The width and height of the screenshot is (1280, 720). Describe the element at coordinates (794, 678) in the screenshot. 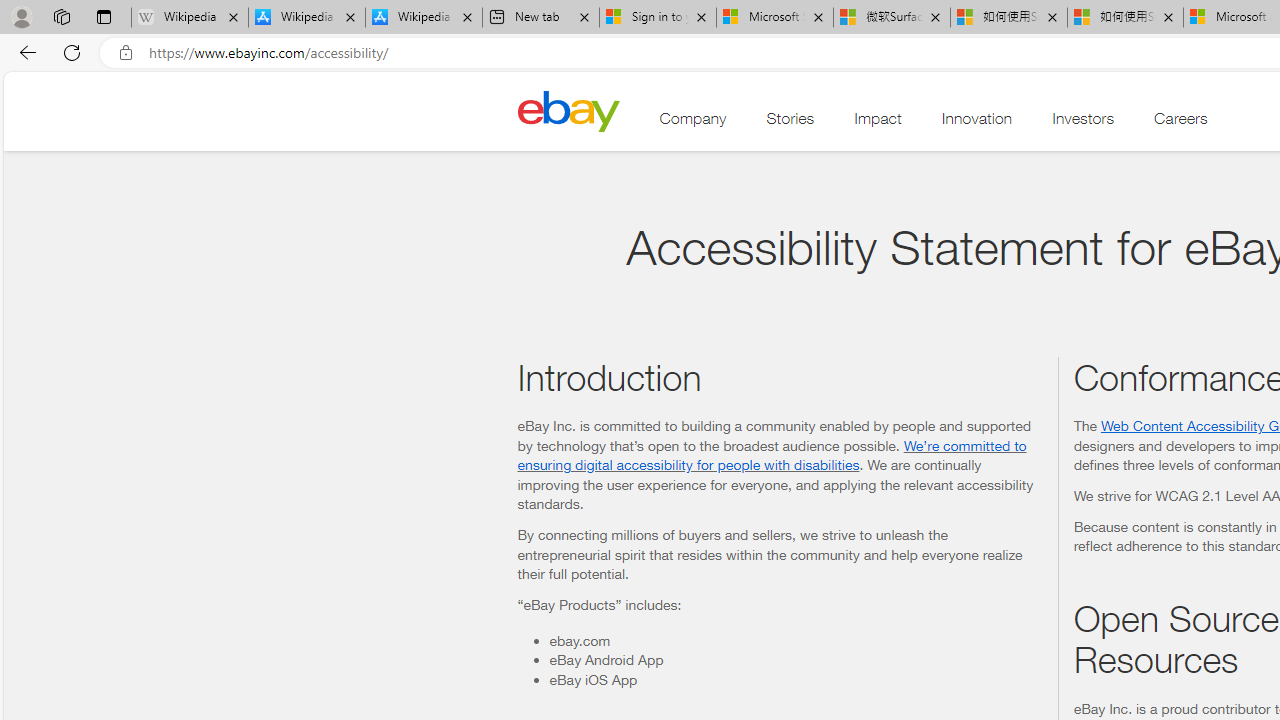

I see `'eBay iOS App'` at that location.